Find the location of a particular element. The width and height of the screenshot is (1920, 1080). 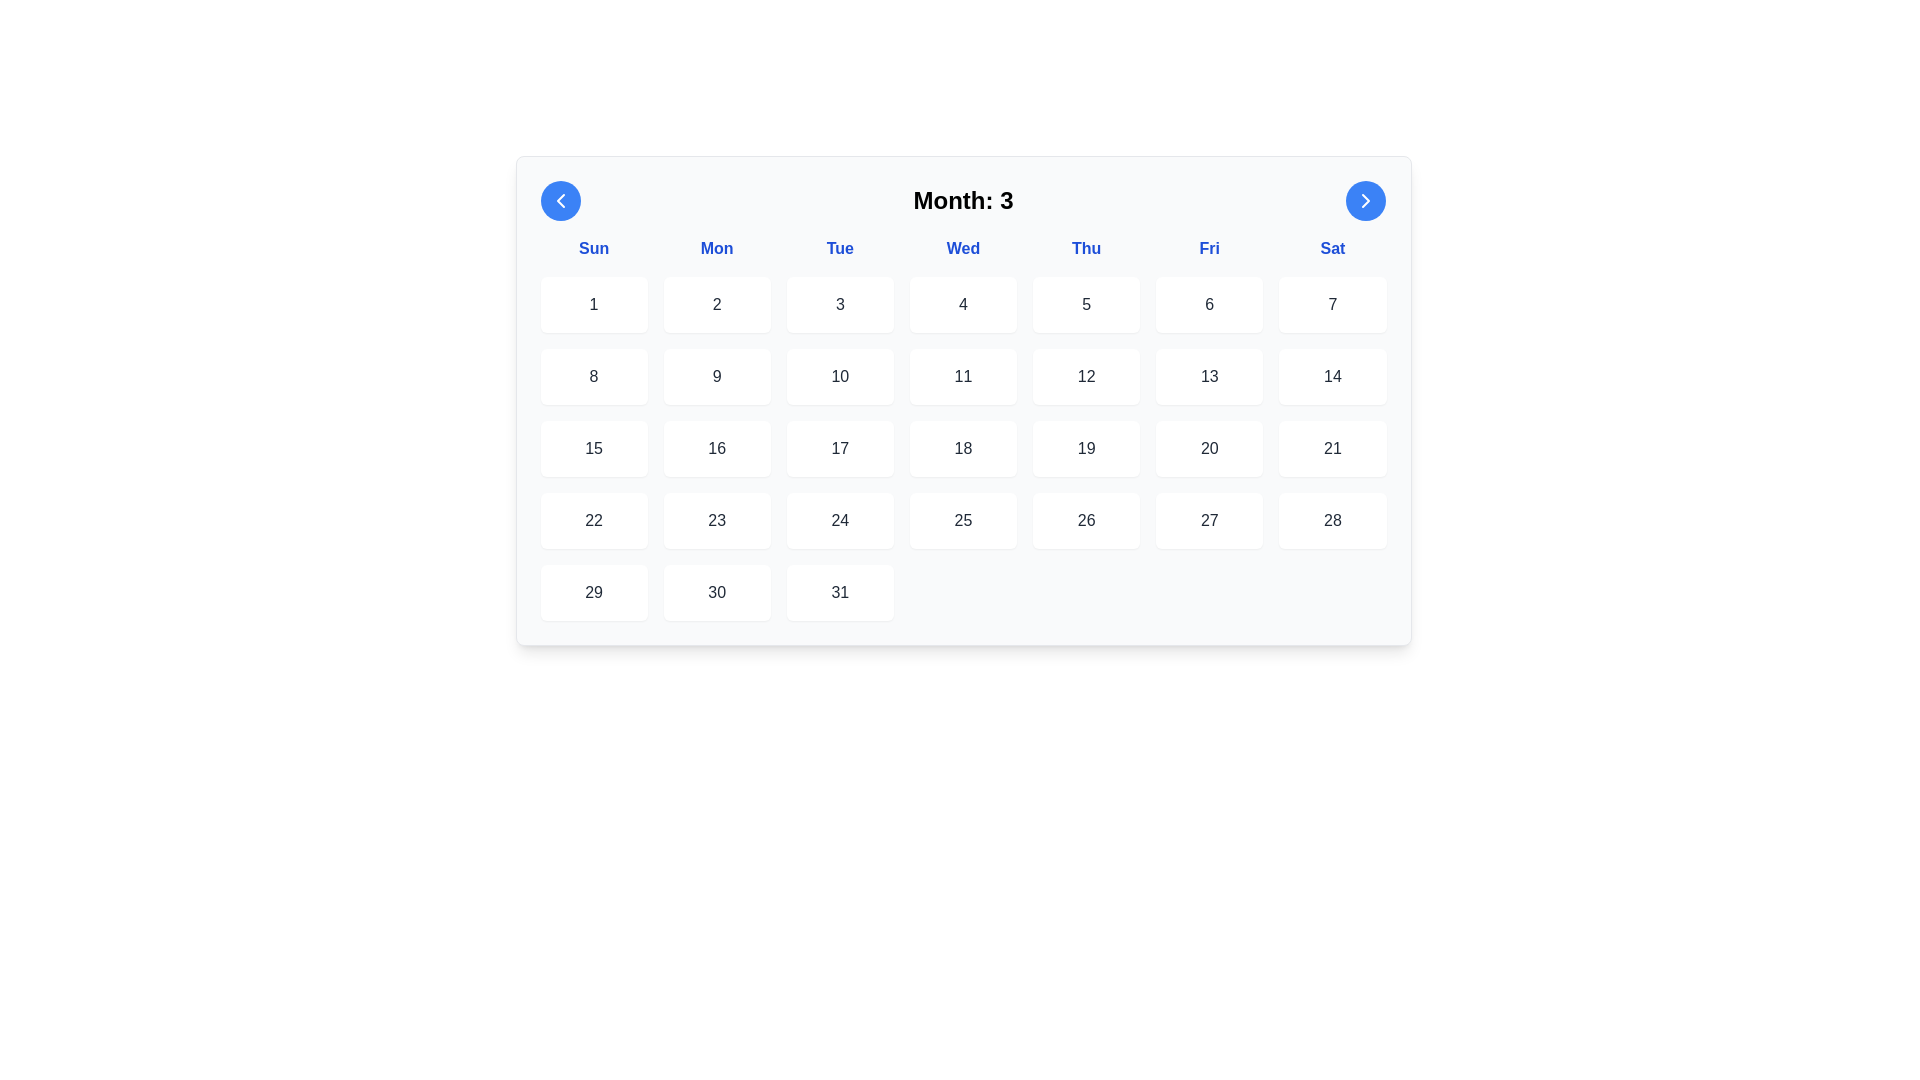

the label indicating the calendar date Friday, March 6th, located in the second row and sixth column of the calendar grid is located at coordinates (1208, 304).